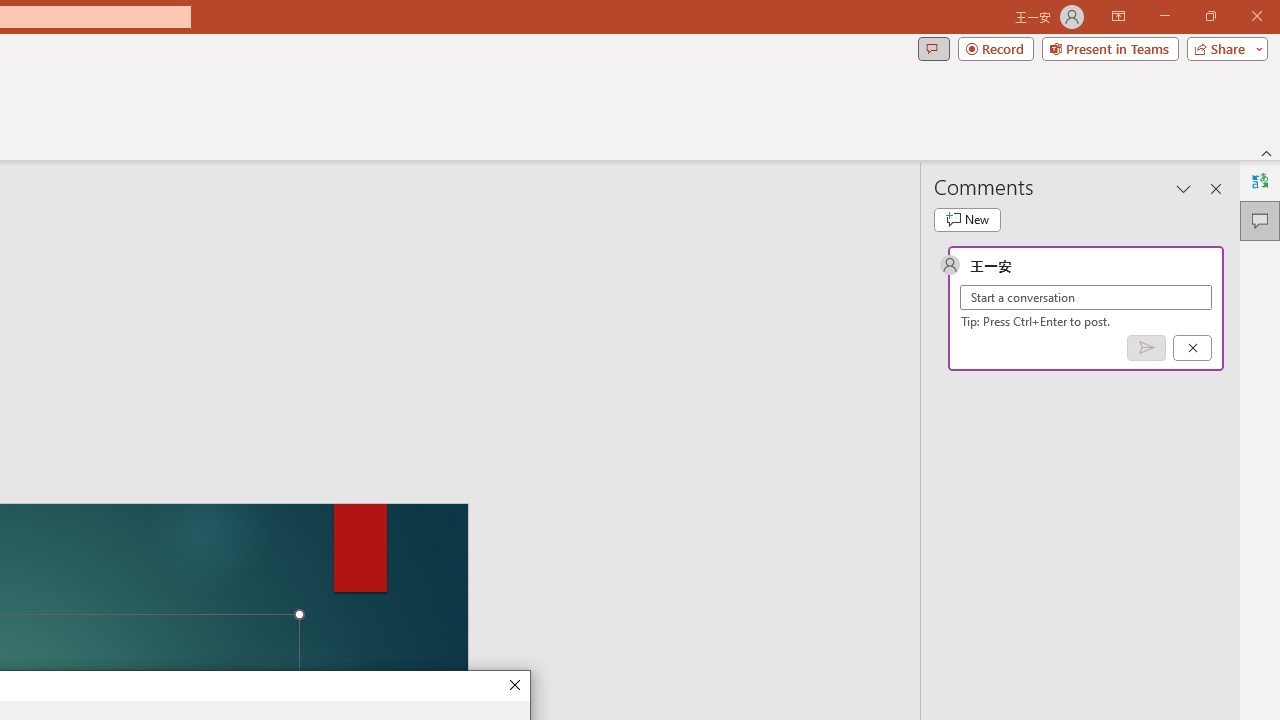  I want to click on 'Present in Teams', so click(1109, 47).